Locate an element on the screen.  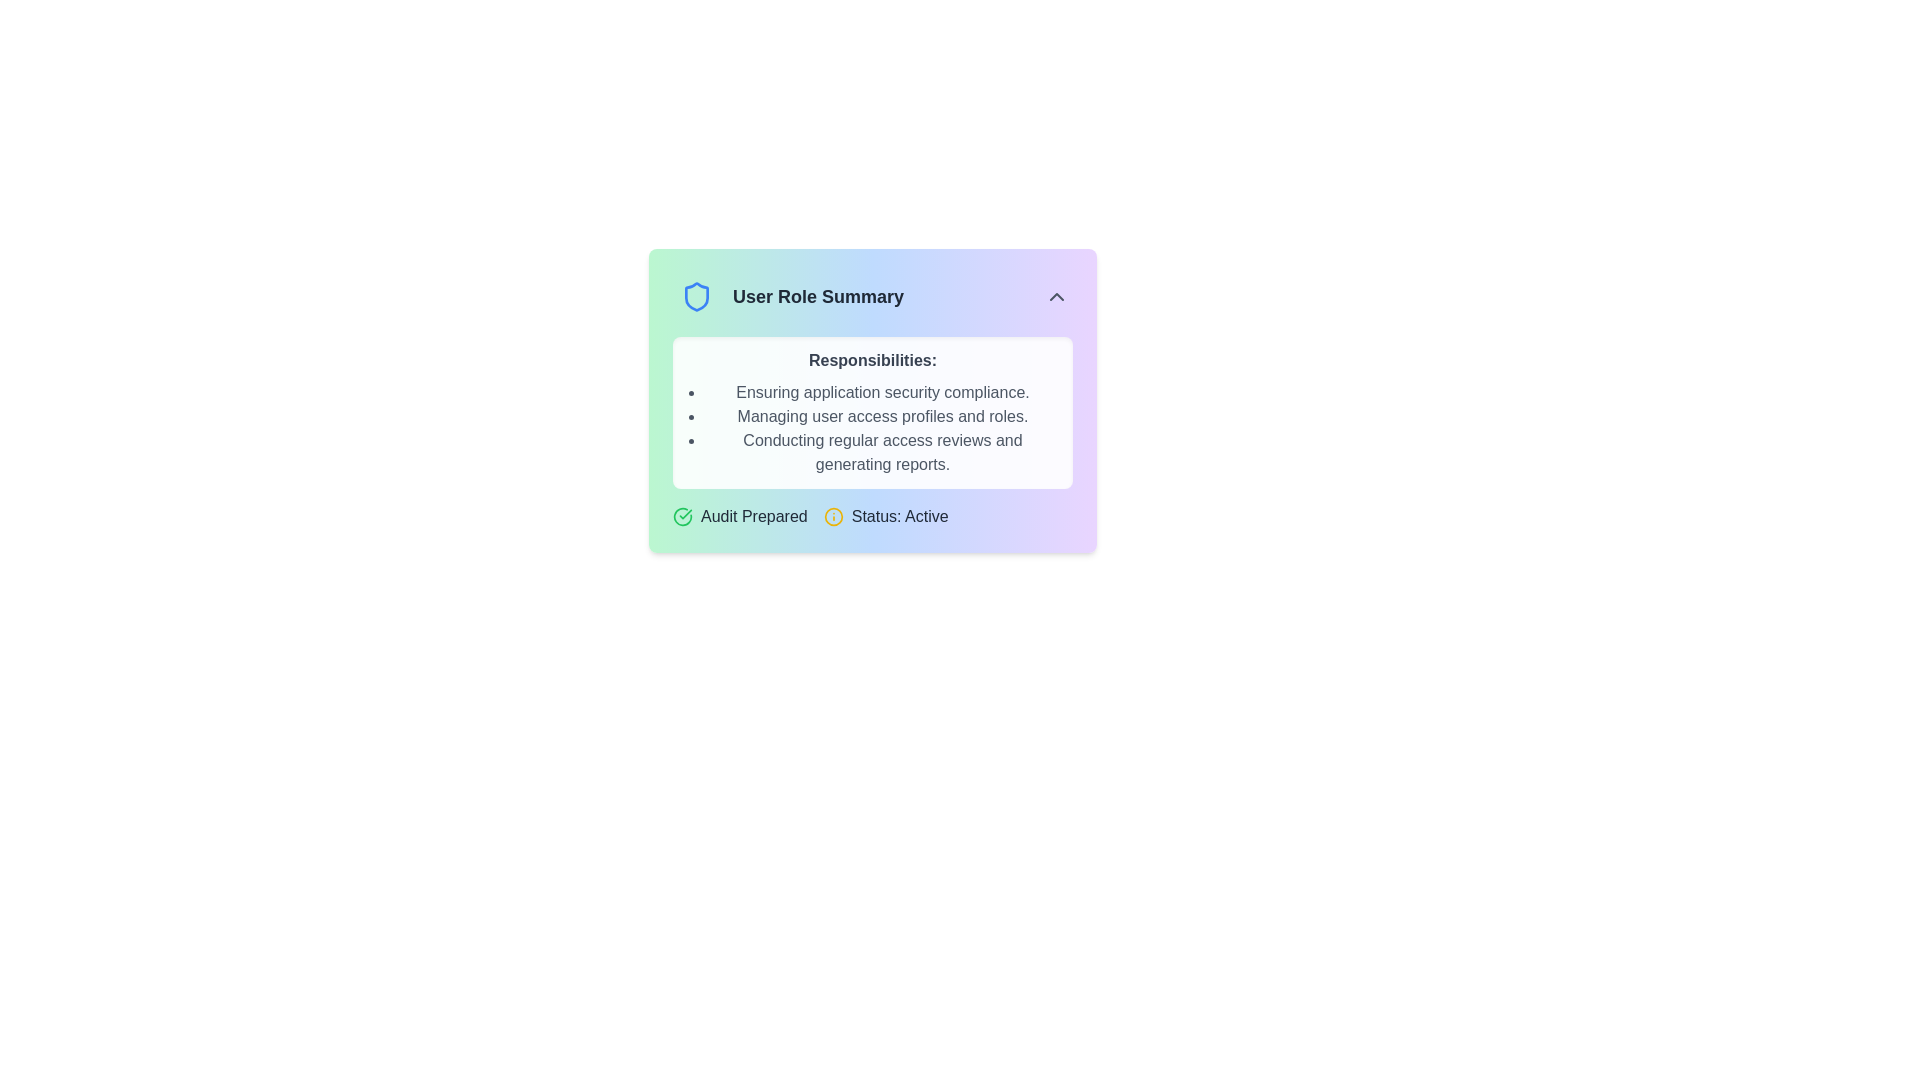
the success icon located at the leftmost side of the group containing the text 'Audit Prepared' is located at coordinates (682, 515).